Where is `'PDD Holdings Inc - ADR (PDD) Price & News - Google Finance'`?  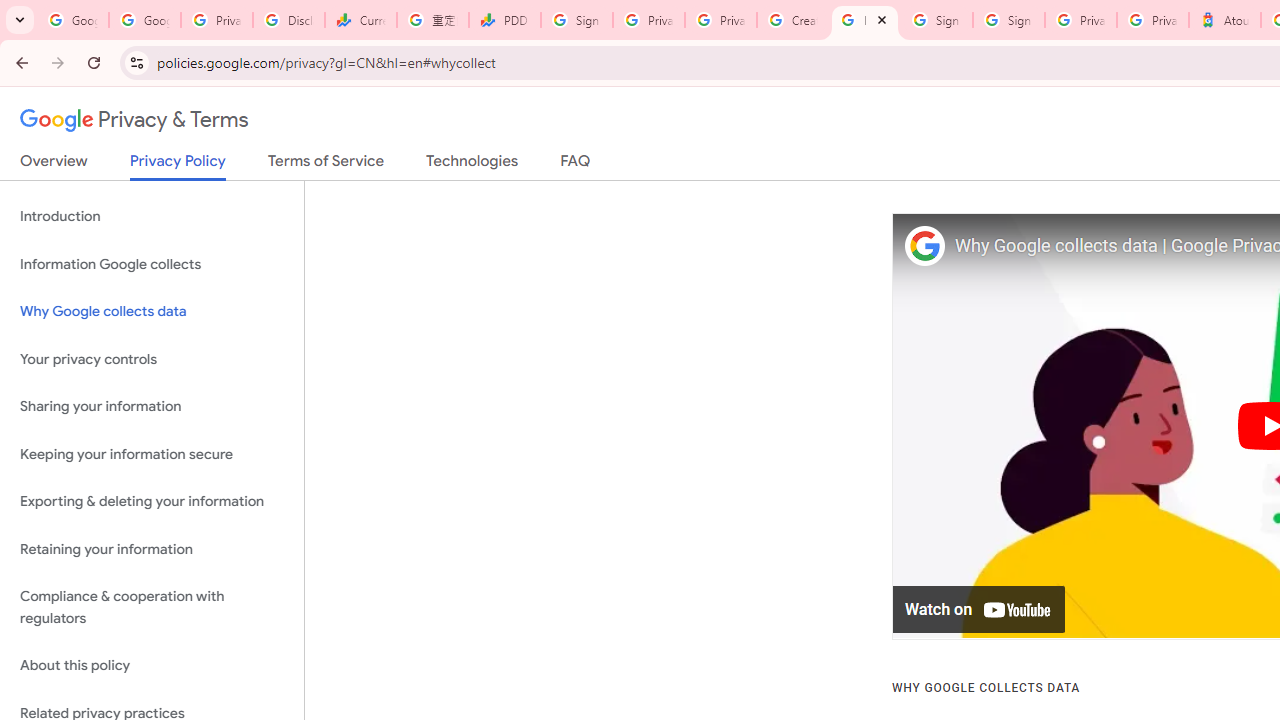 'PDD Holdings Inc - ADR (PDD) Price & News - Google Finance' is located at coordinates (504, 20).